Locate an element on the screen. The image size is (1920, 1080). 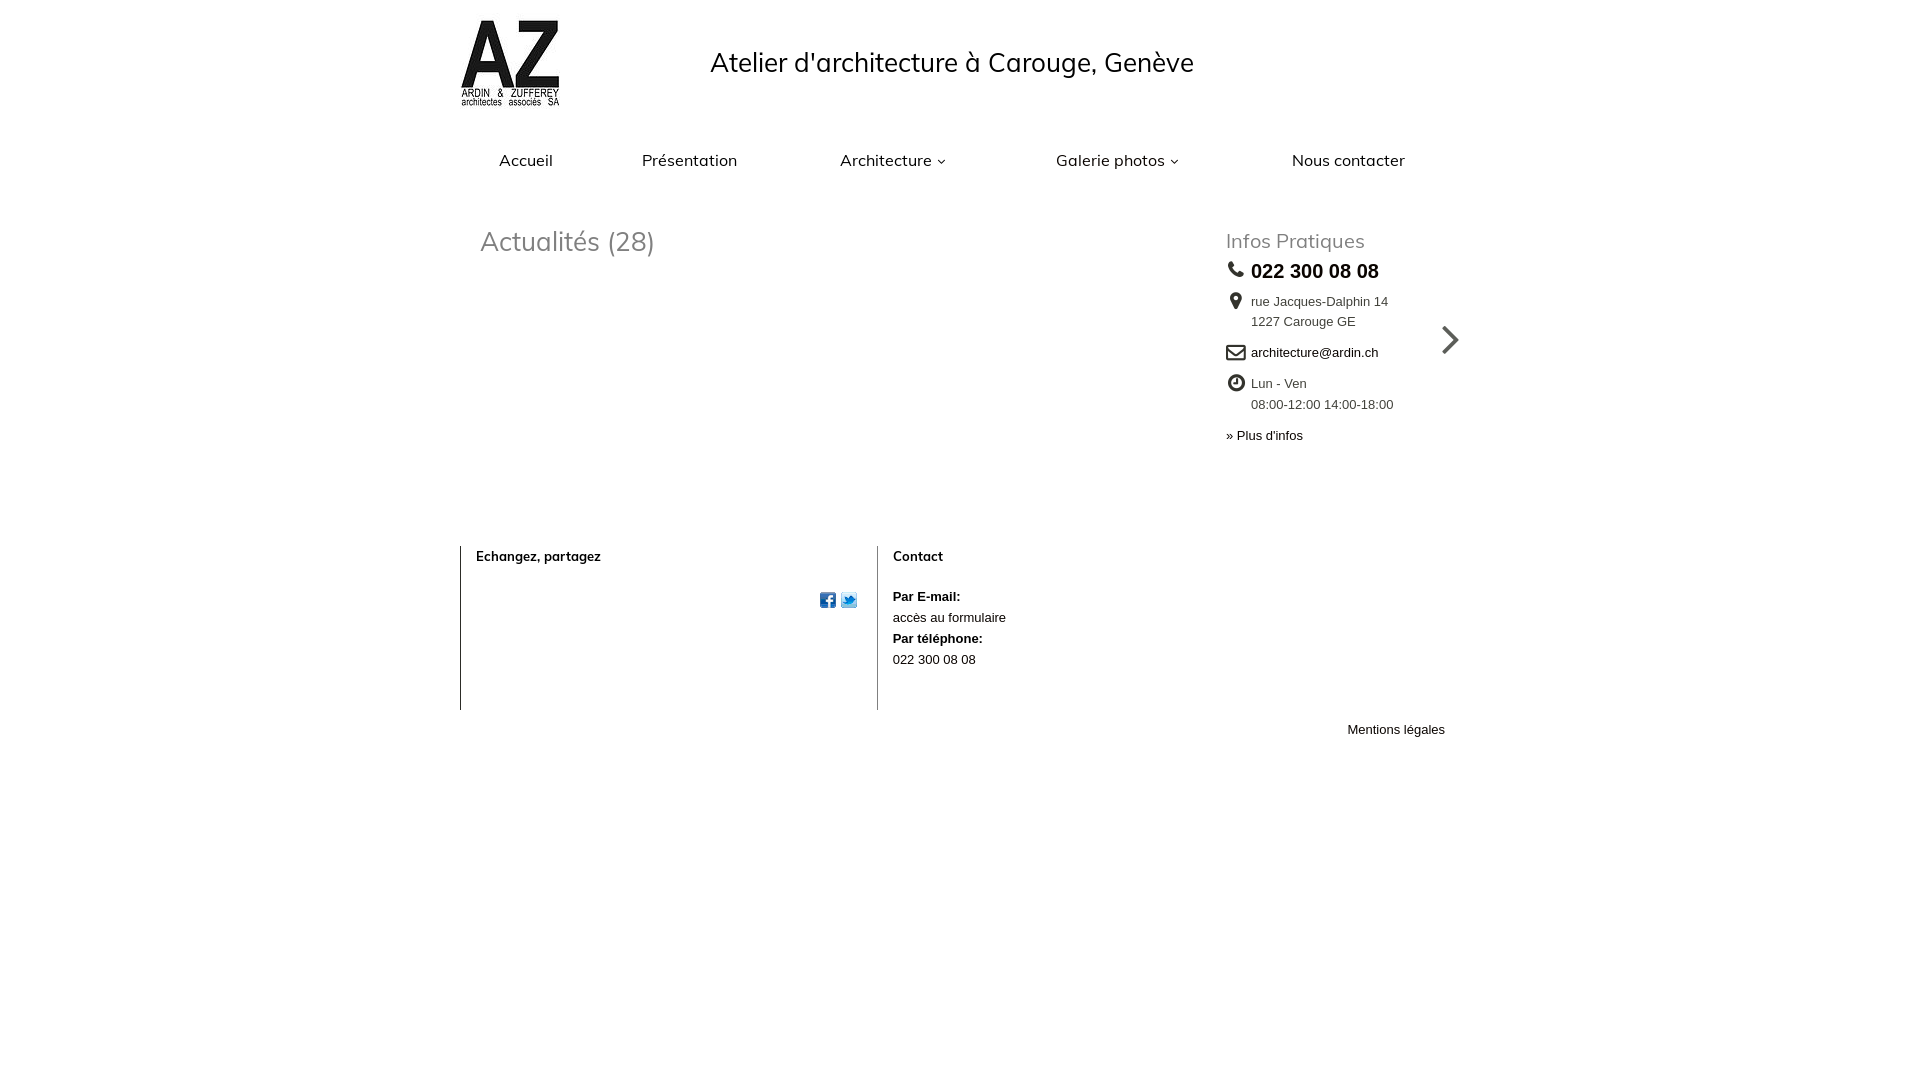
'Architecture' is located at coordinates (891, 159).